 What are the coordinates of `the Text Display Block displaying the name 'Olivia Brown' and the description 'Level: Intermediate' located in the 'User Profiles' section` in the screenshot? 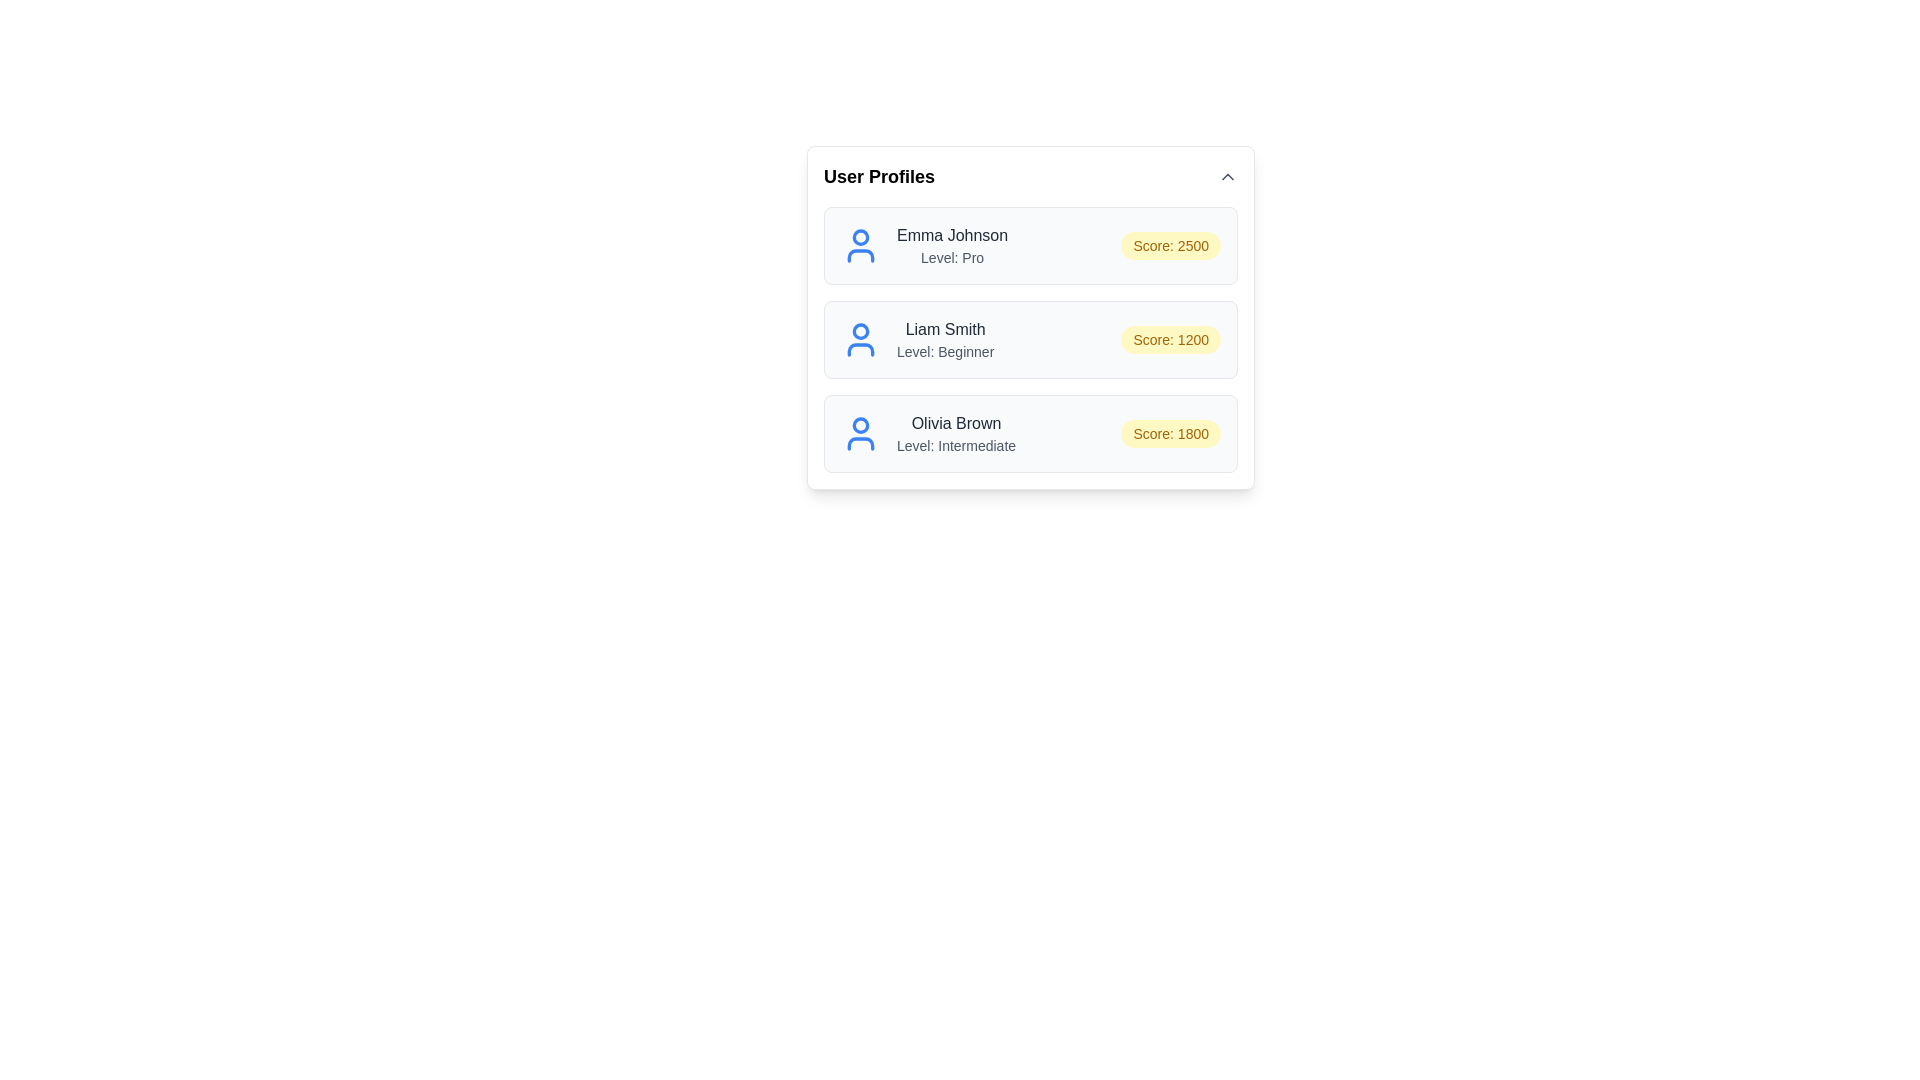 It's located at (955, 433).